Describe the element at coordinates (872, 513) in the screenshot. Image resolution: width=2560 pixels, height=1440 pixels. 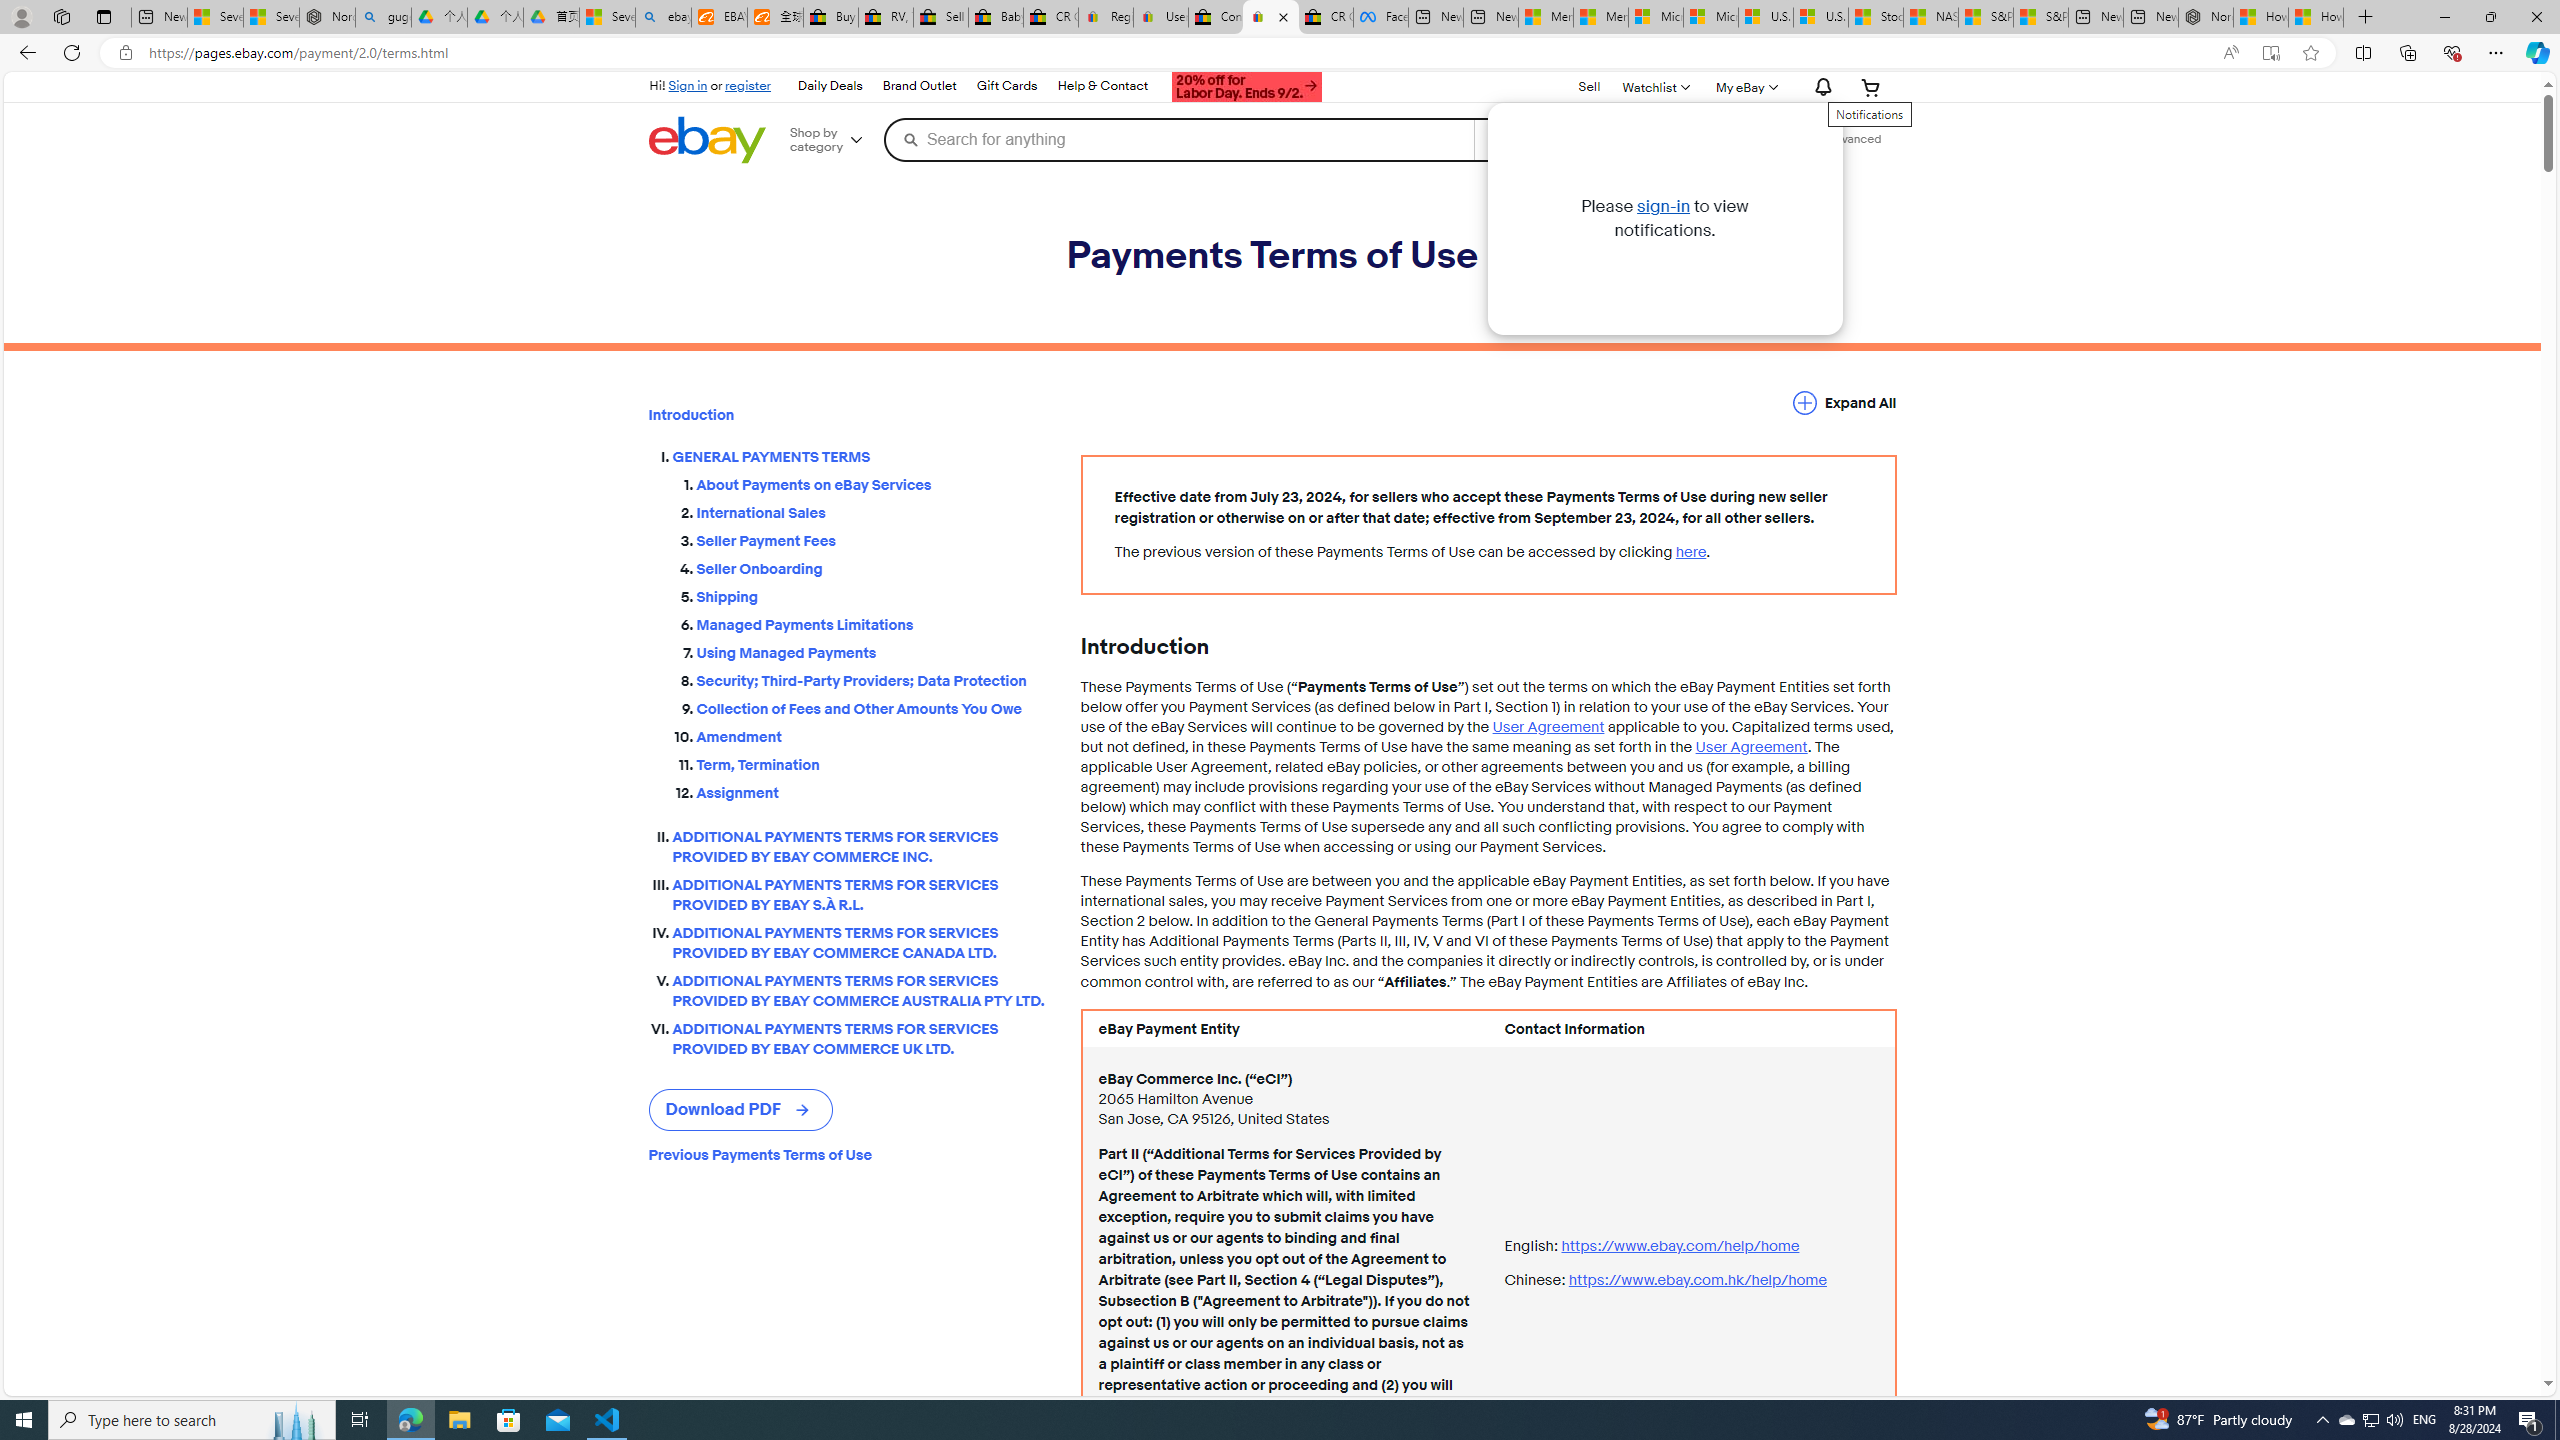
I see `'International Sales'` at that location.